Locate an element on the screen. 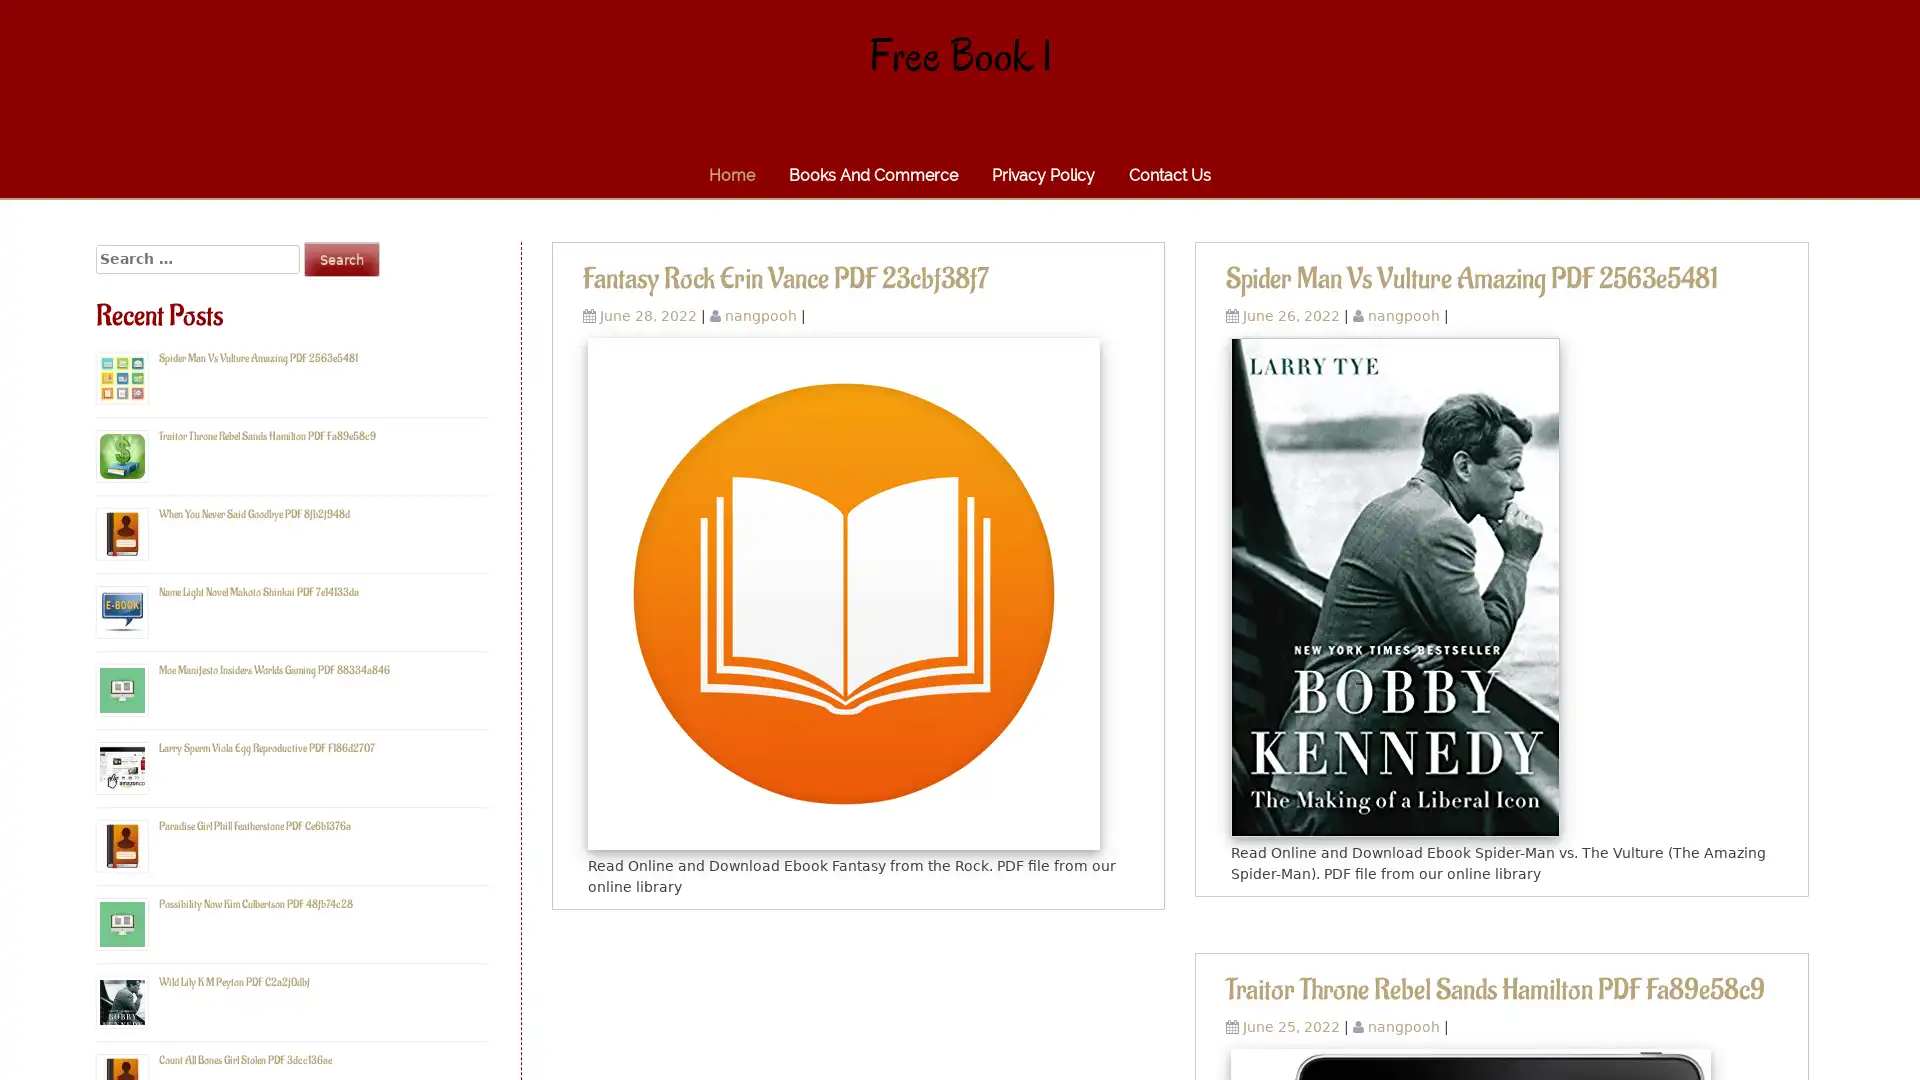 The image size is (1920, 1080). Search is located at coordinates (341, 258).